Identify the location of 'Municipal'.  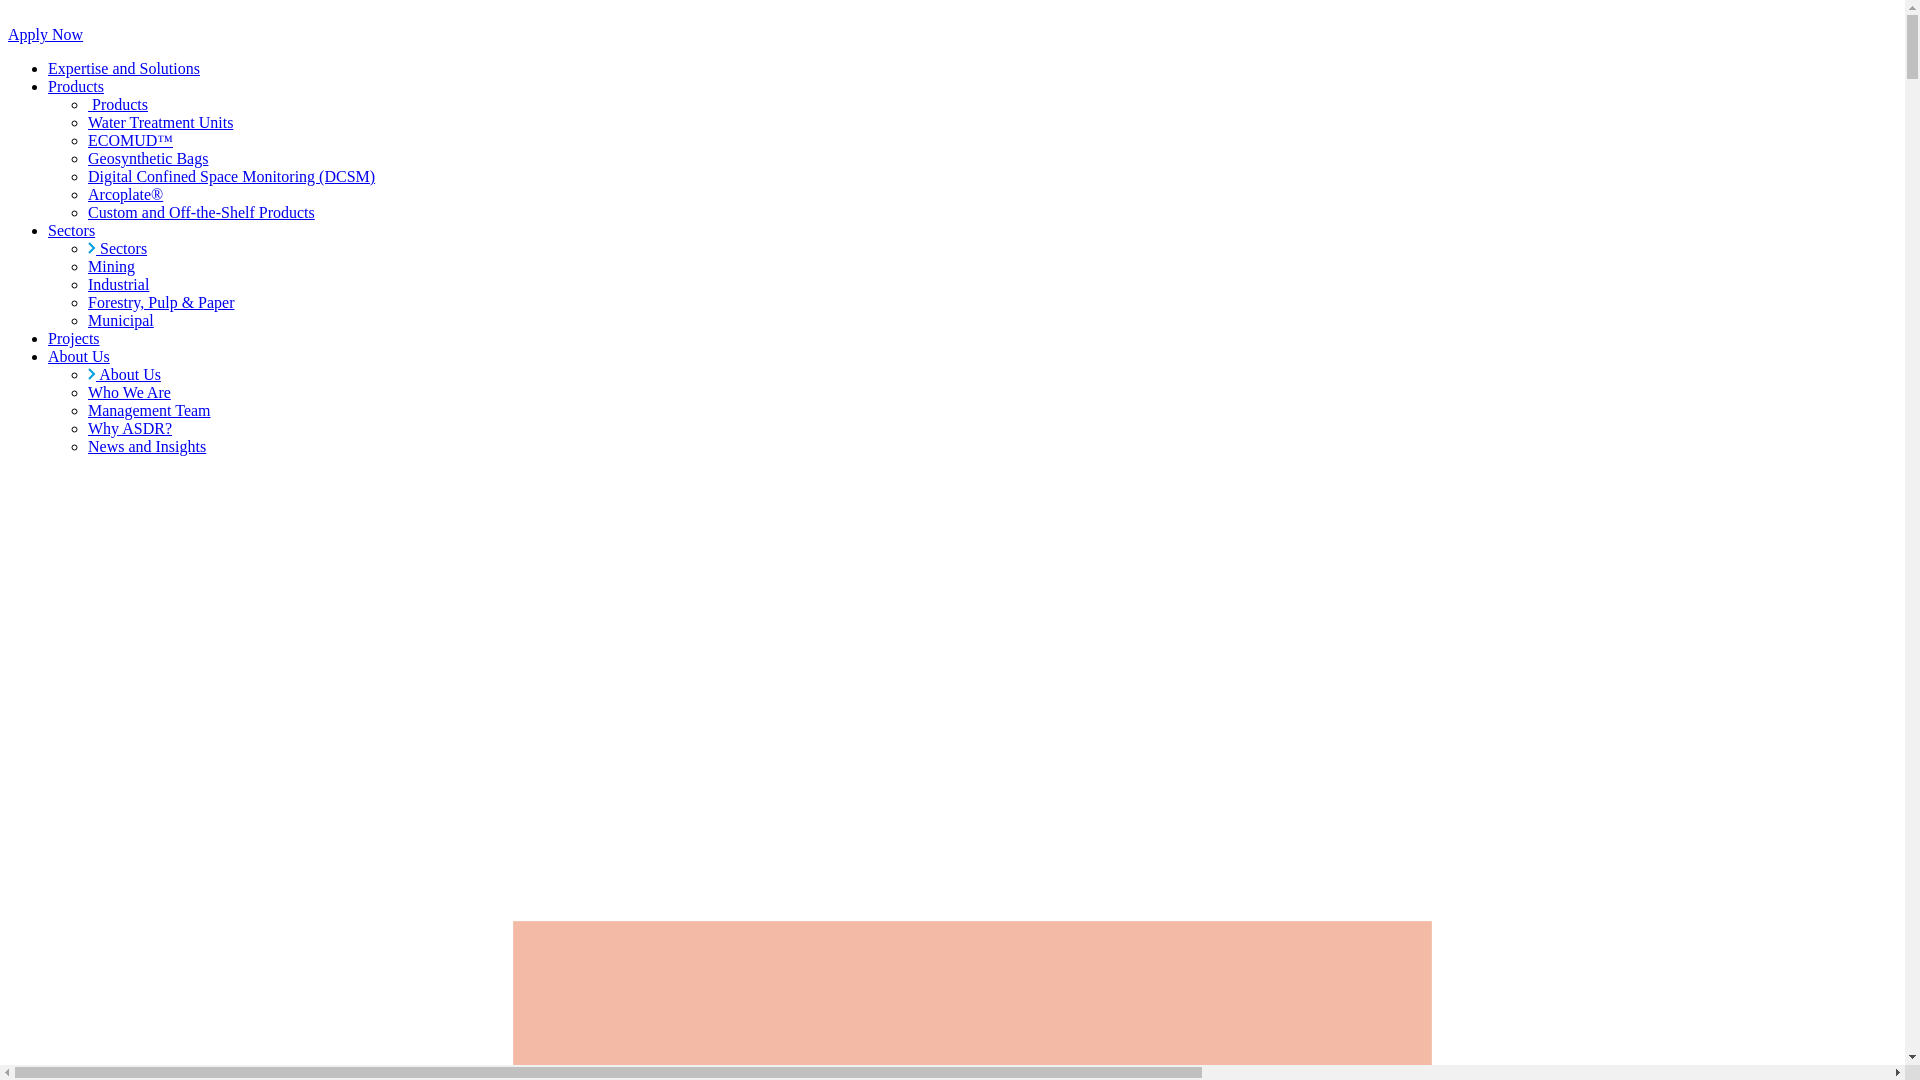
(119, 319).